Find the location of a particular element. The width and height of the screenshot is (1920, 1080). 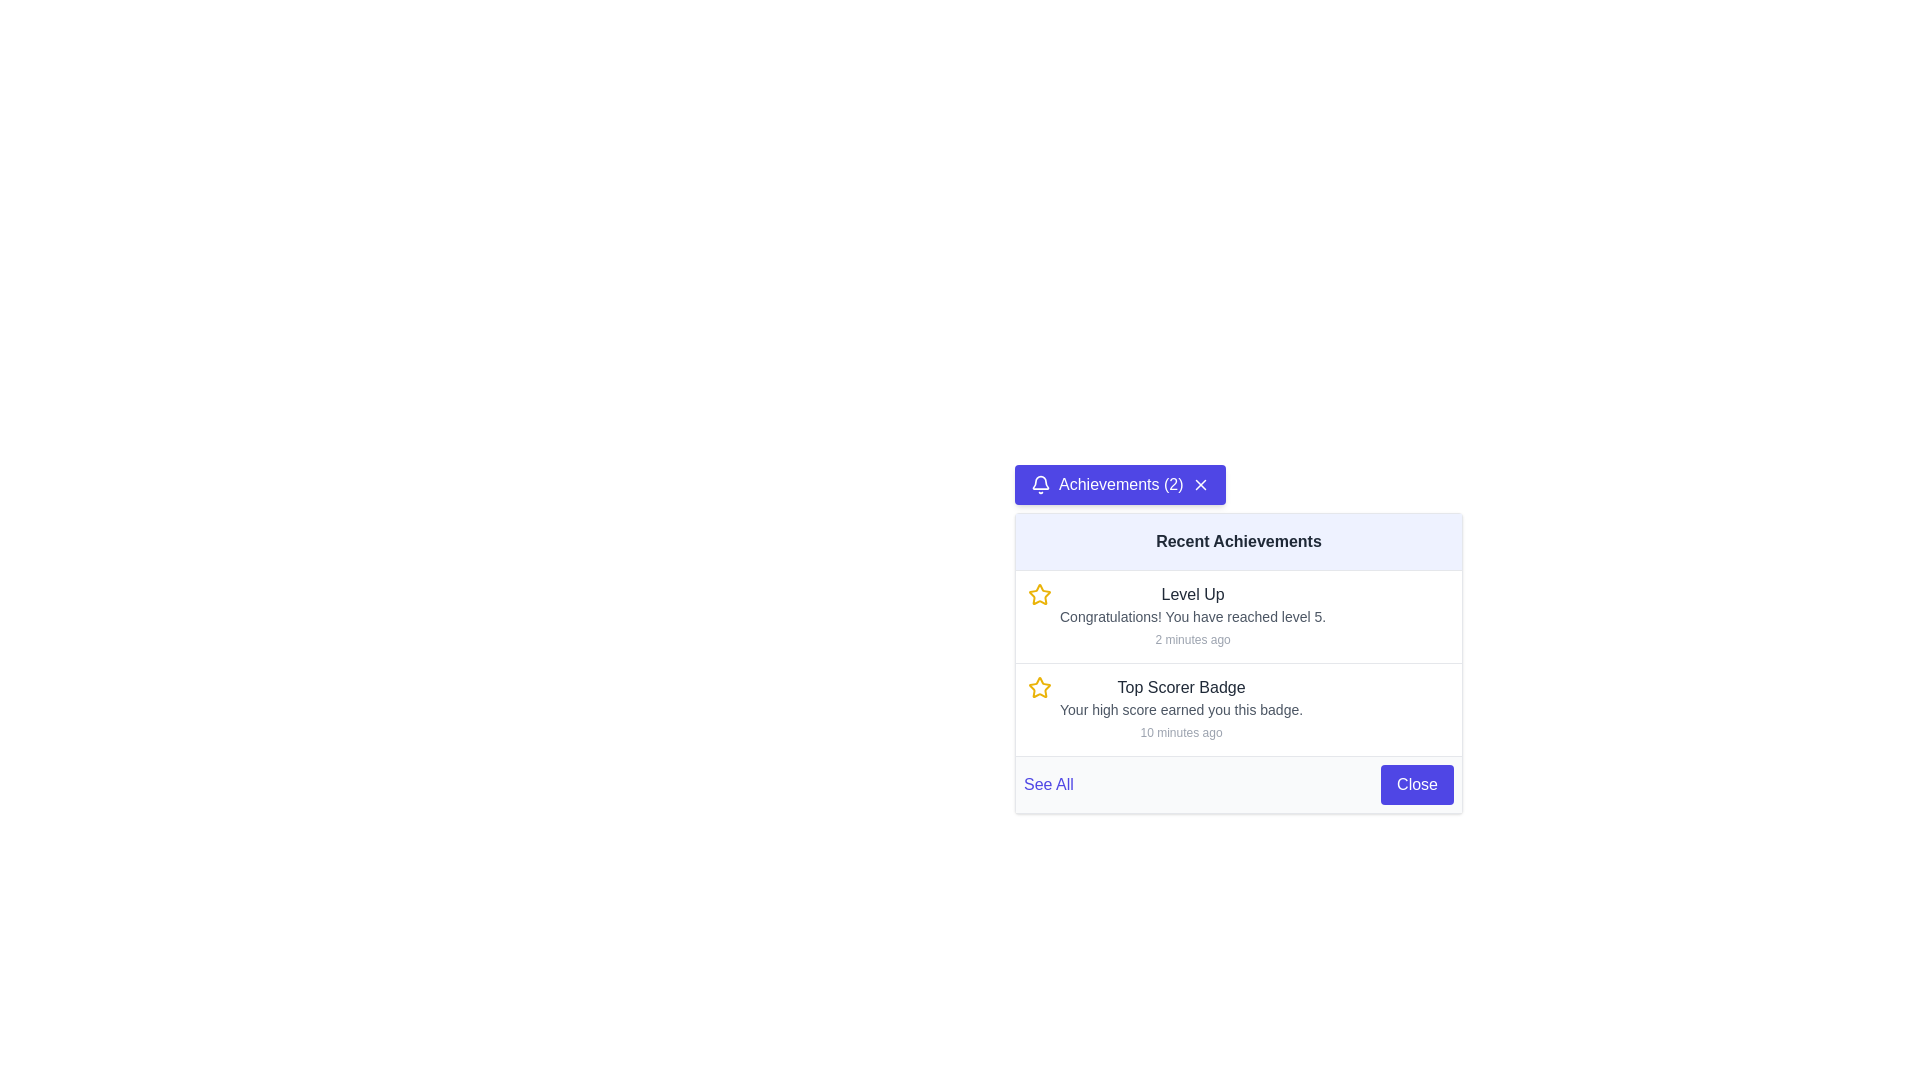

the 'Close' button, which is a rectangular button with rounded corners, indigo background, and white text, located at the bottom-right corner of the popup interface is located at coordinates (1416, 784).